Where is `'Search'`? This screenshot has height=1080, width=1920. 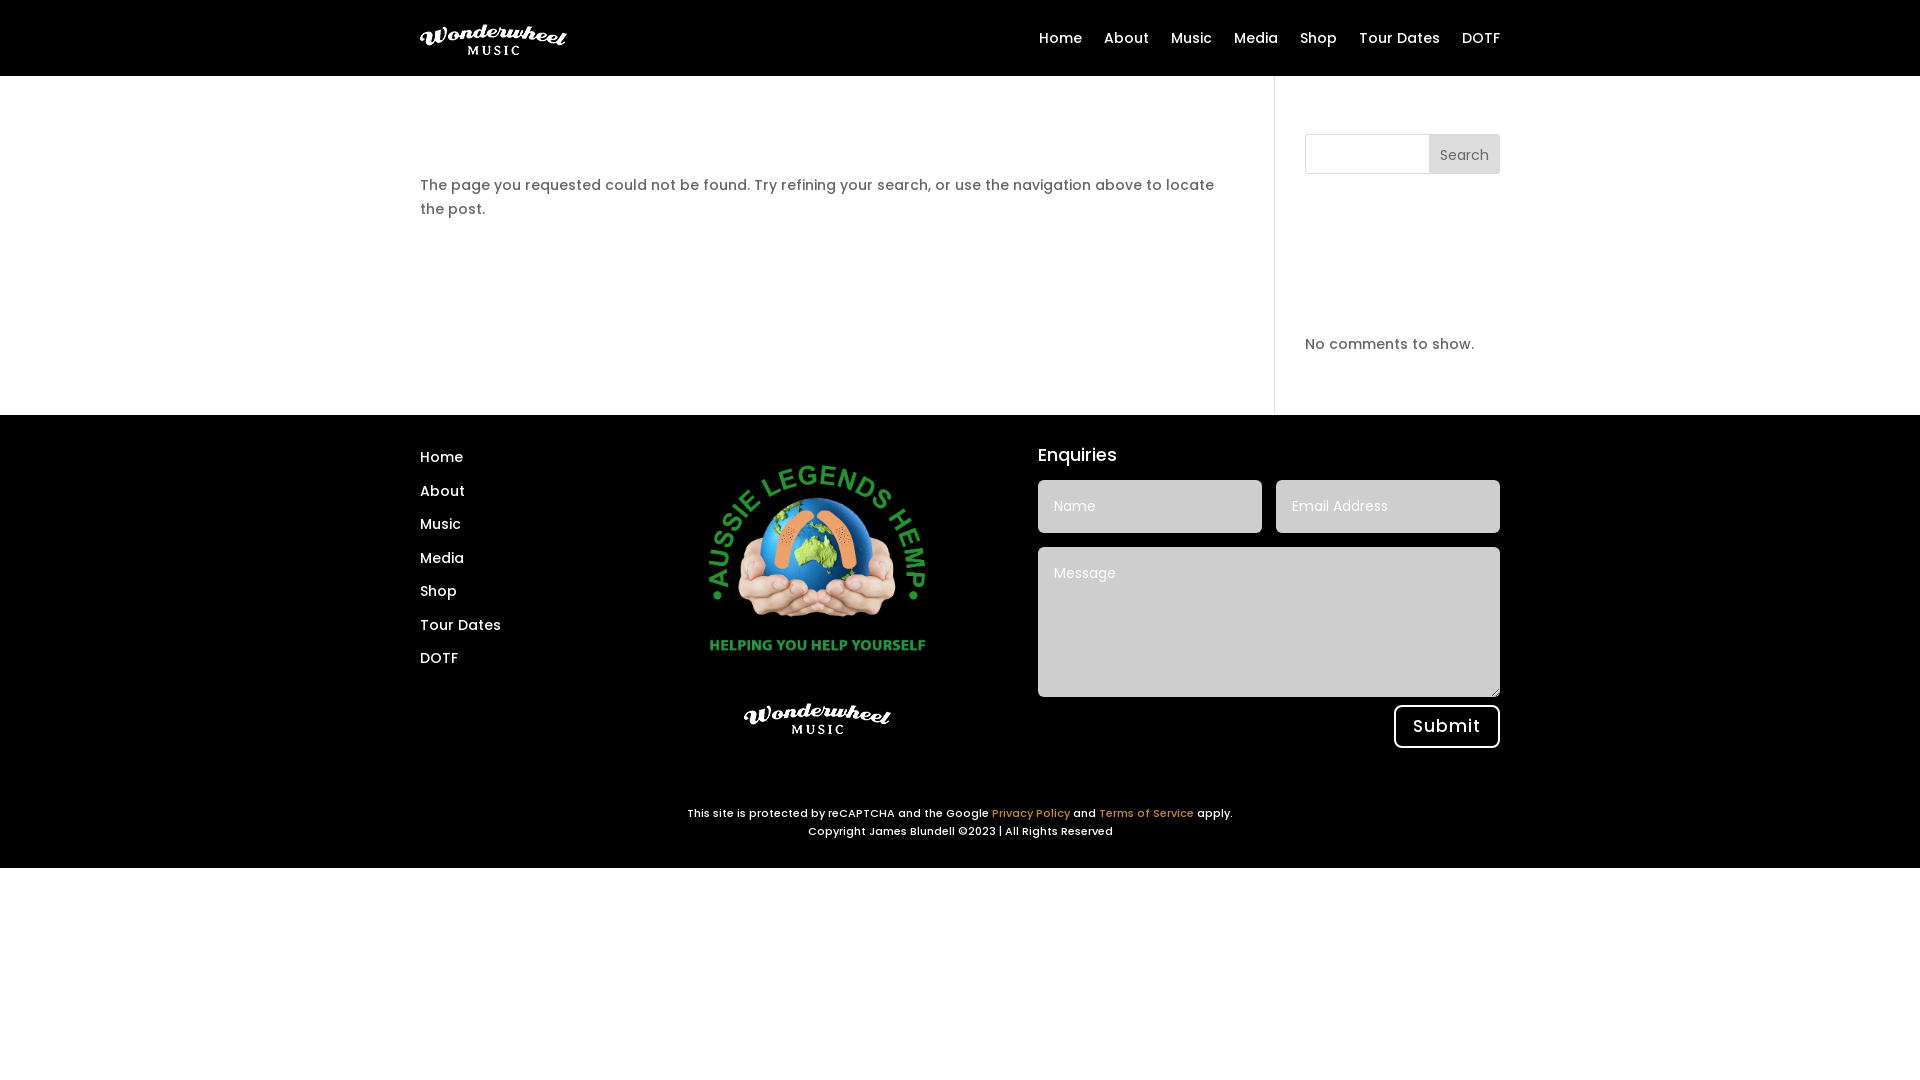 'Search' is located at coordinates (1464, 153).